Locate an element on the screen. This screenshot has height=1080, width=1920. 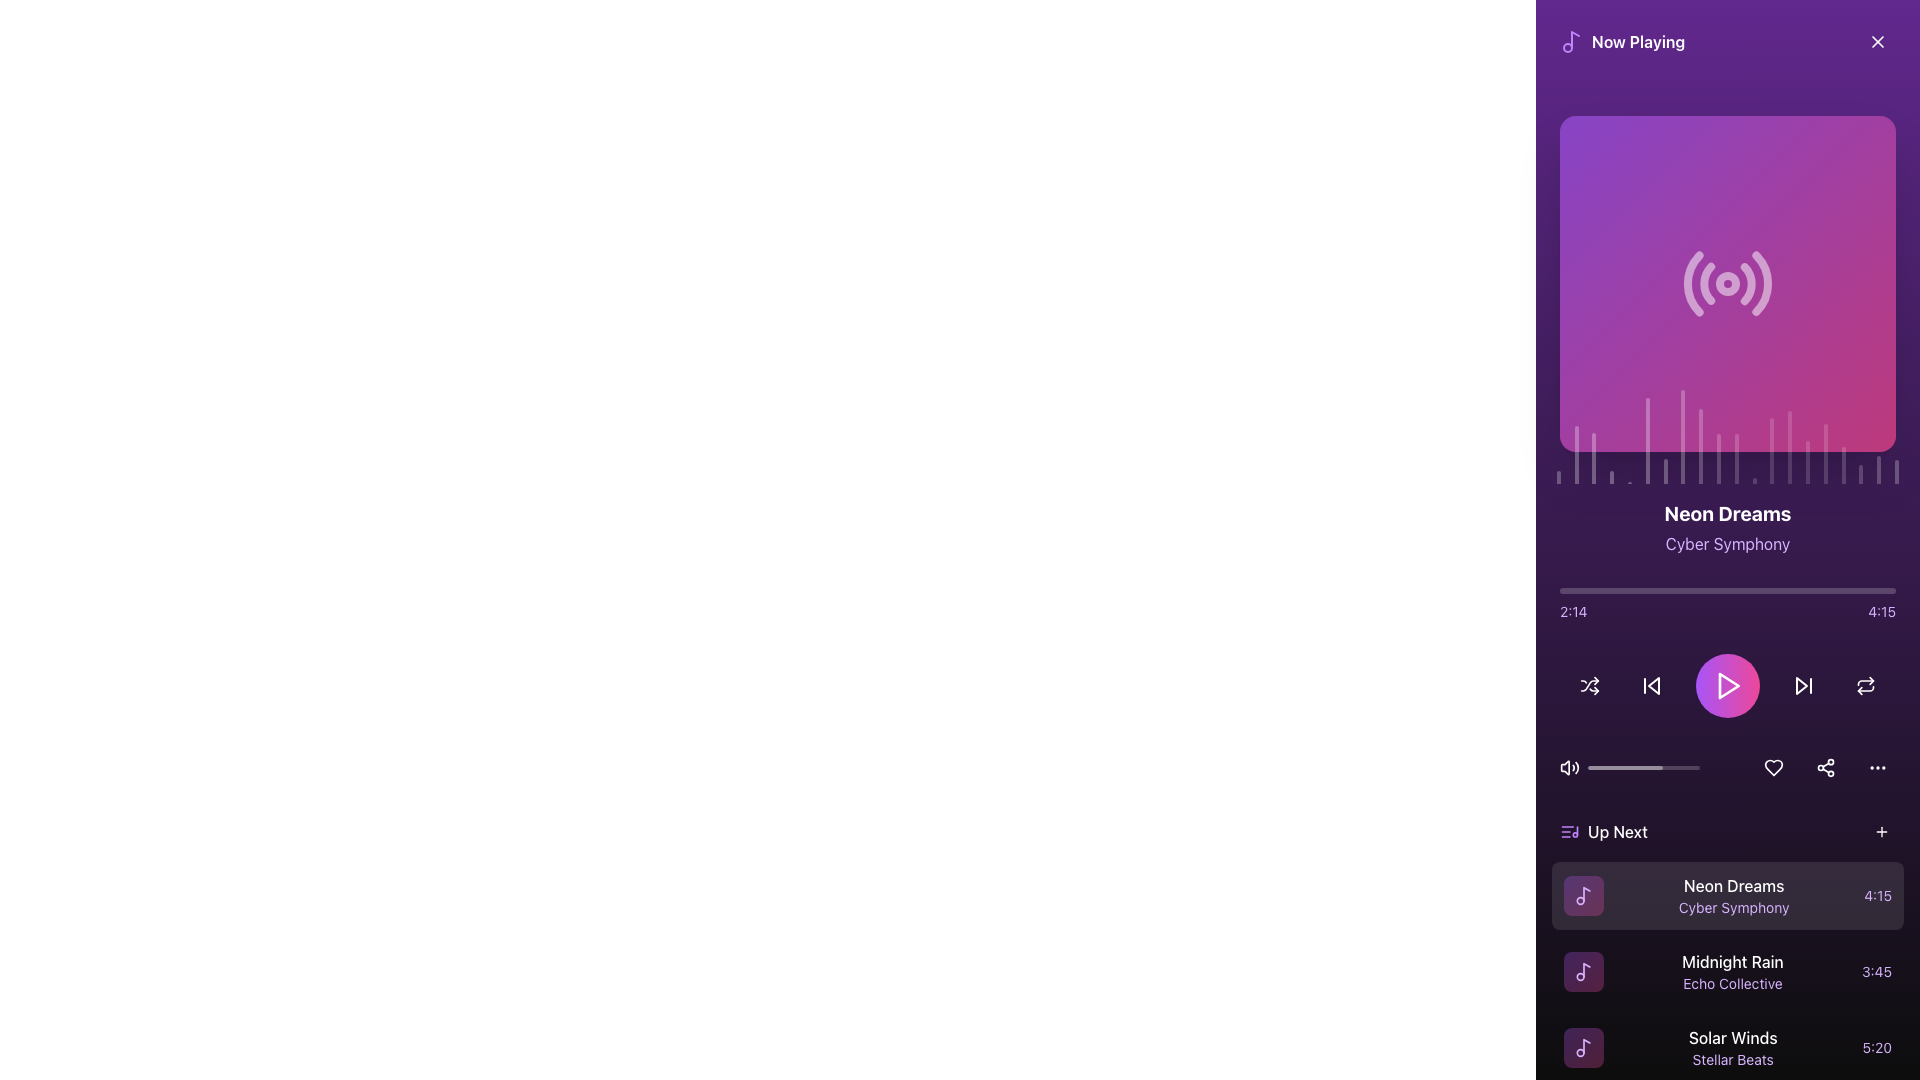
the volume slider is located at coordinates (1638, 766).